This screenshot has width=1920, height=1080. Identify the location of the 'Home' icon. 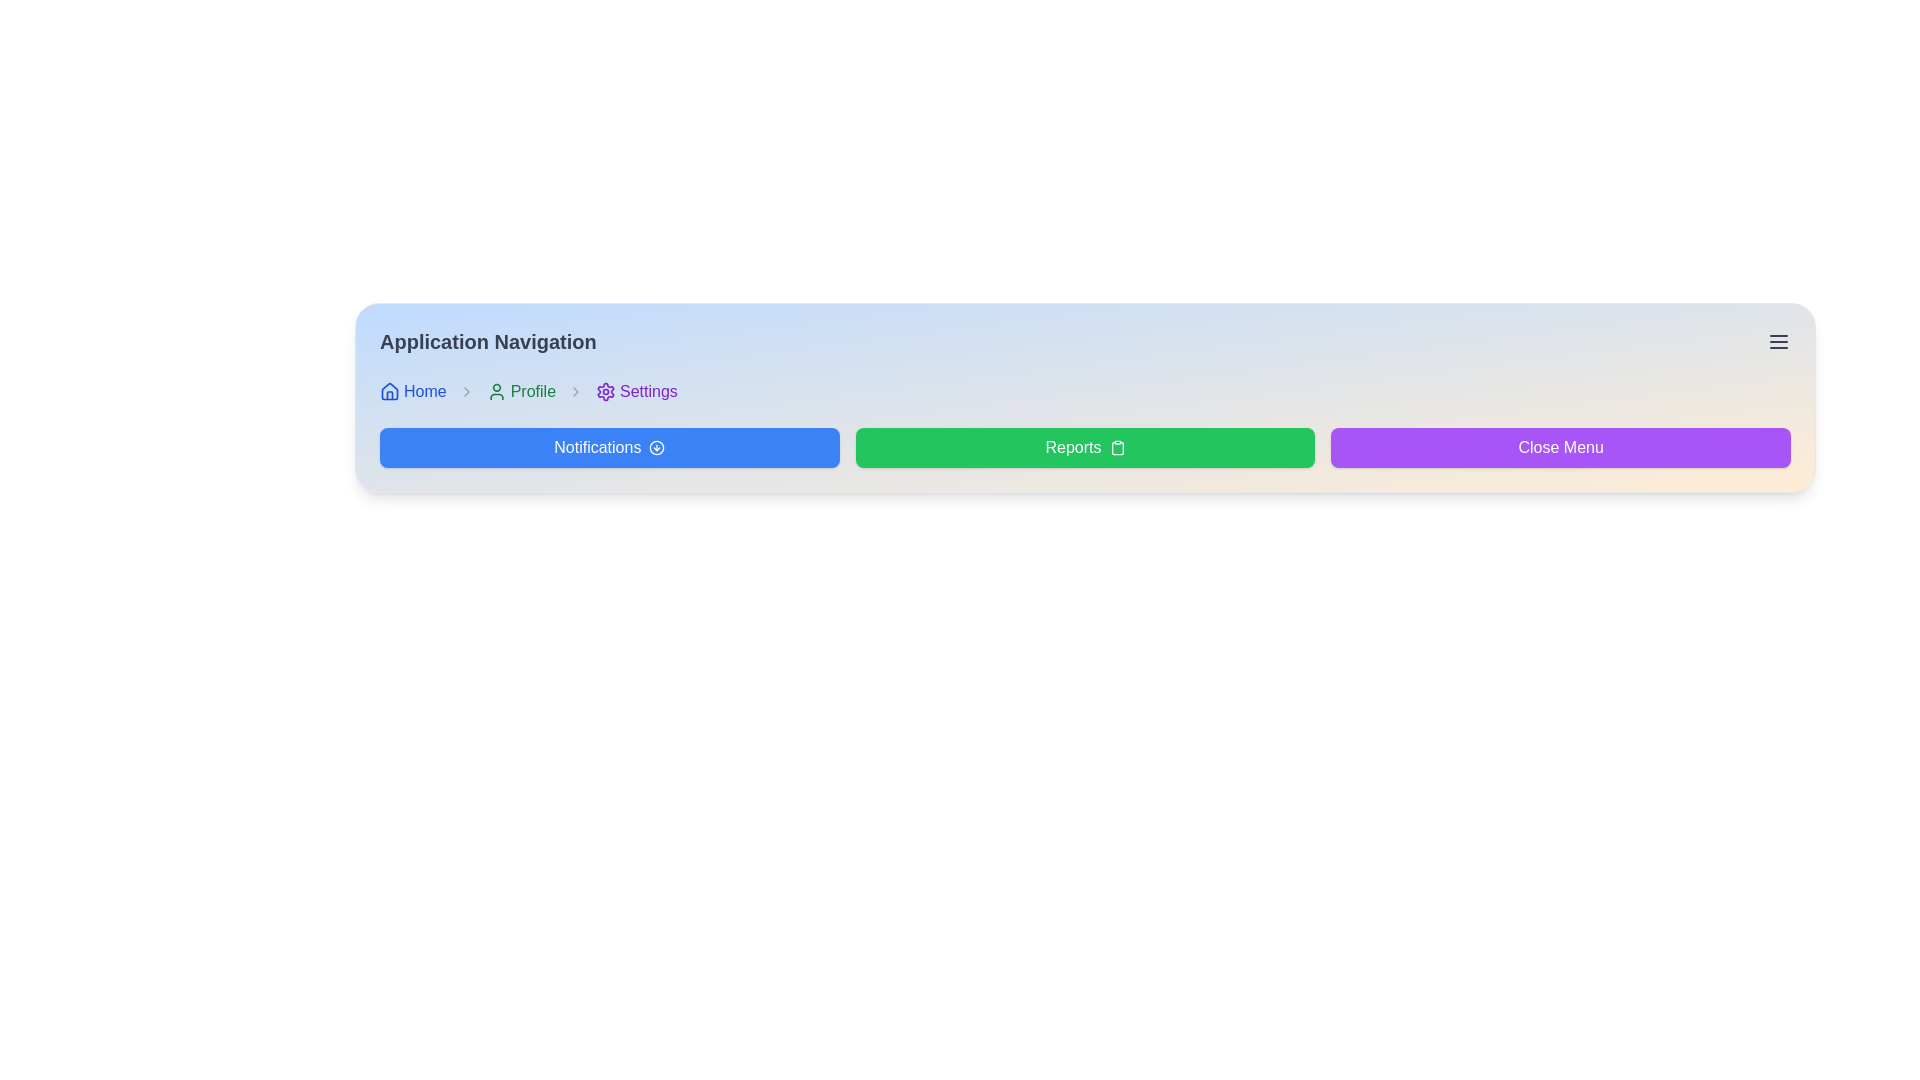
(389, 392).